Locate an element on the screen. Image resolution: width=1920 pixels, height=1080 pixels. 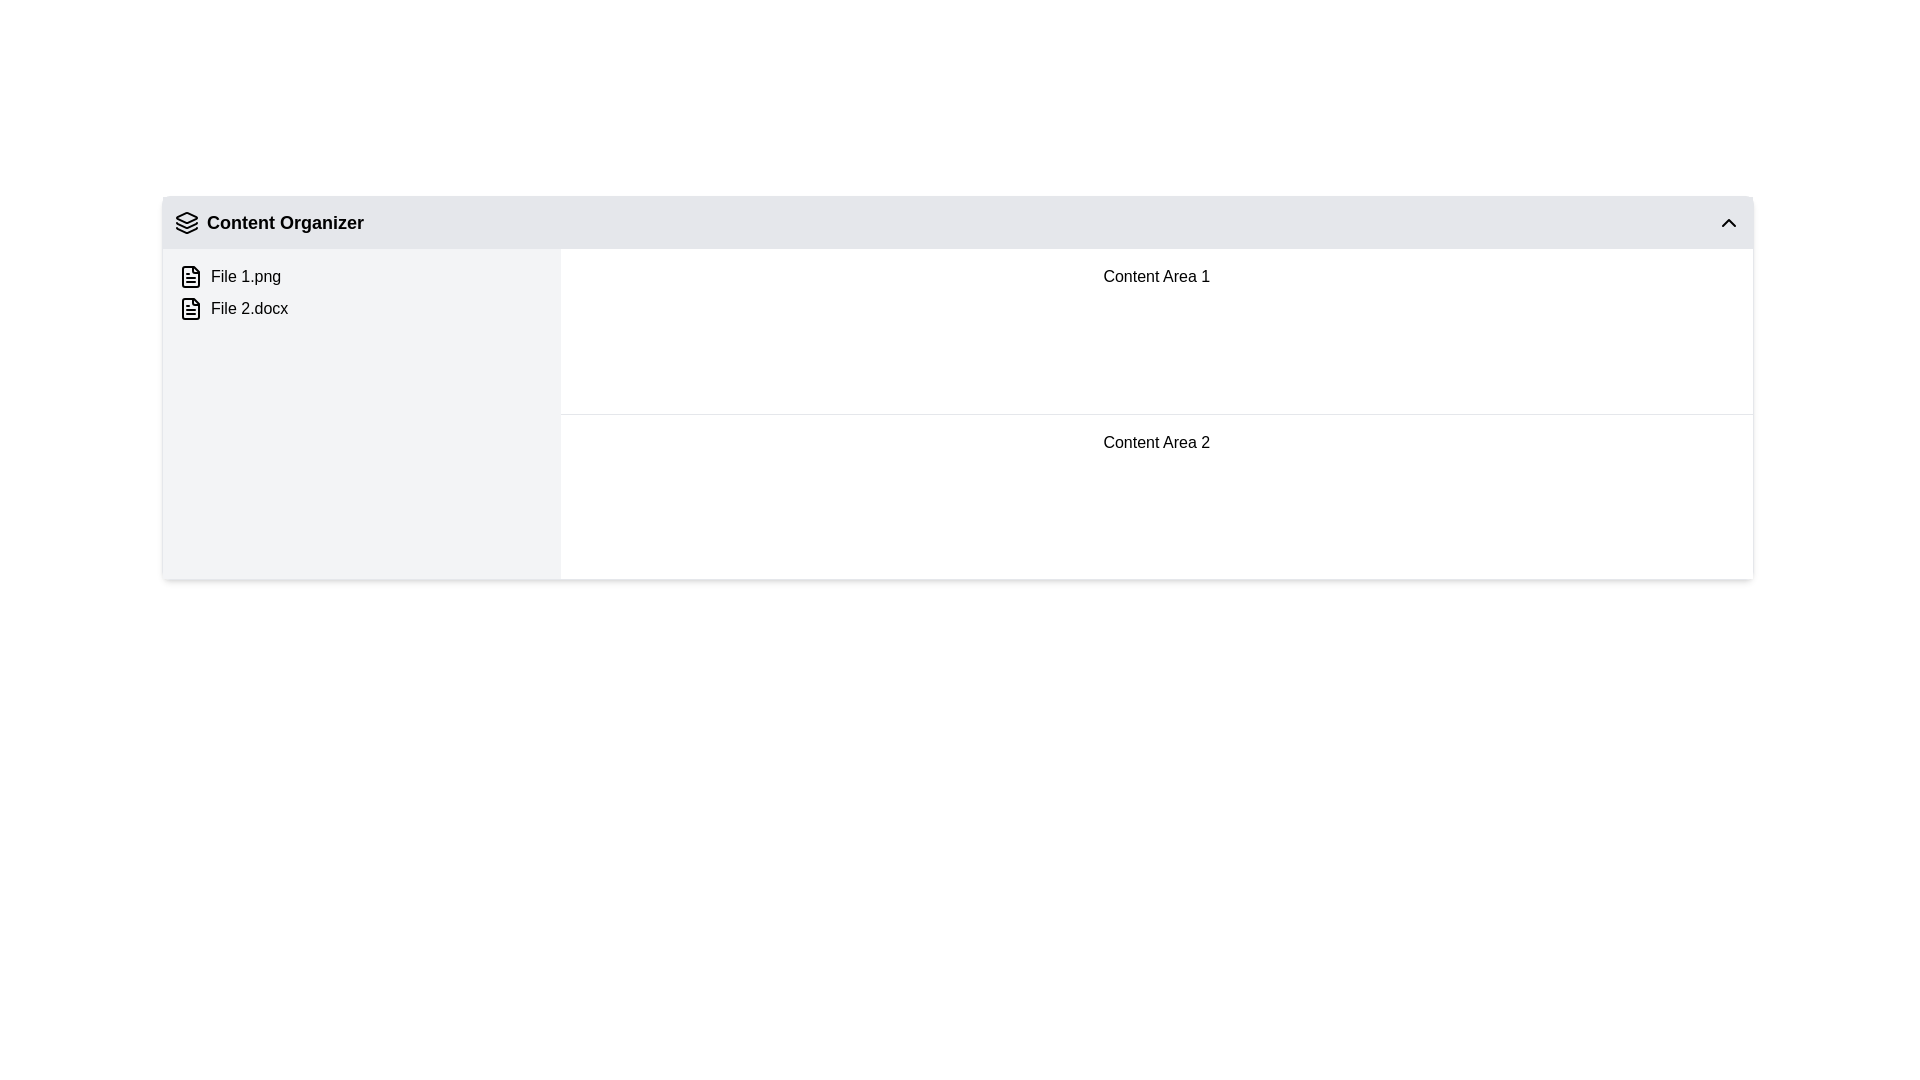
the layered icon with a minimalist outline located to the left of the 'Content Organizer' title is located at coordinates (187, 223).